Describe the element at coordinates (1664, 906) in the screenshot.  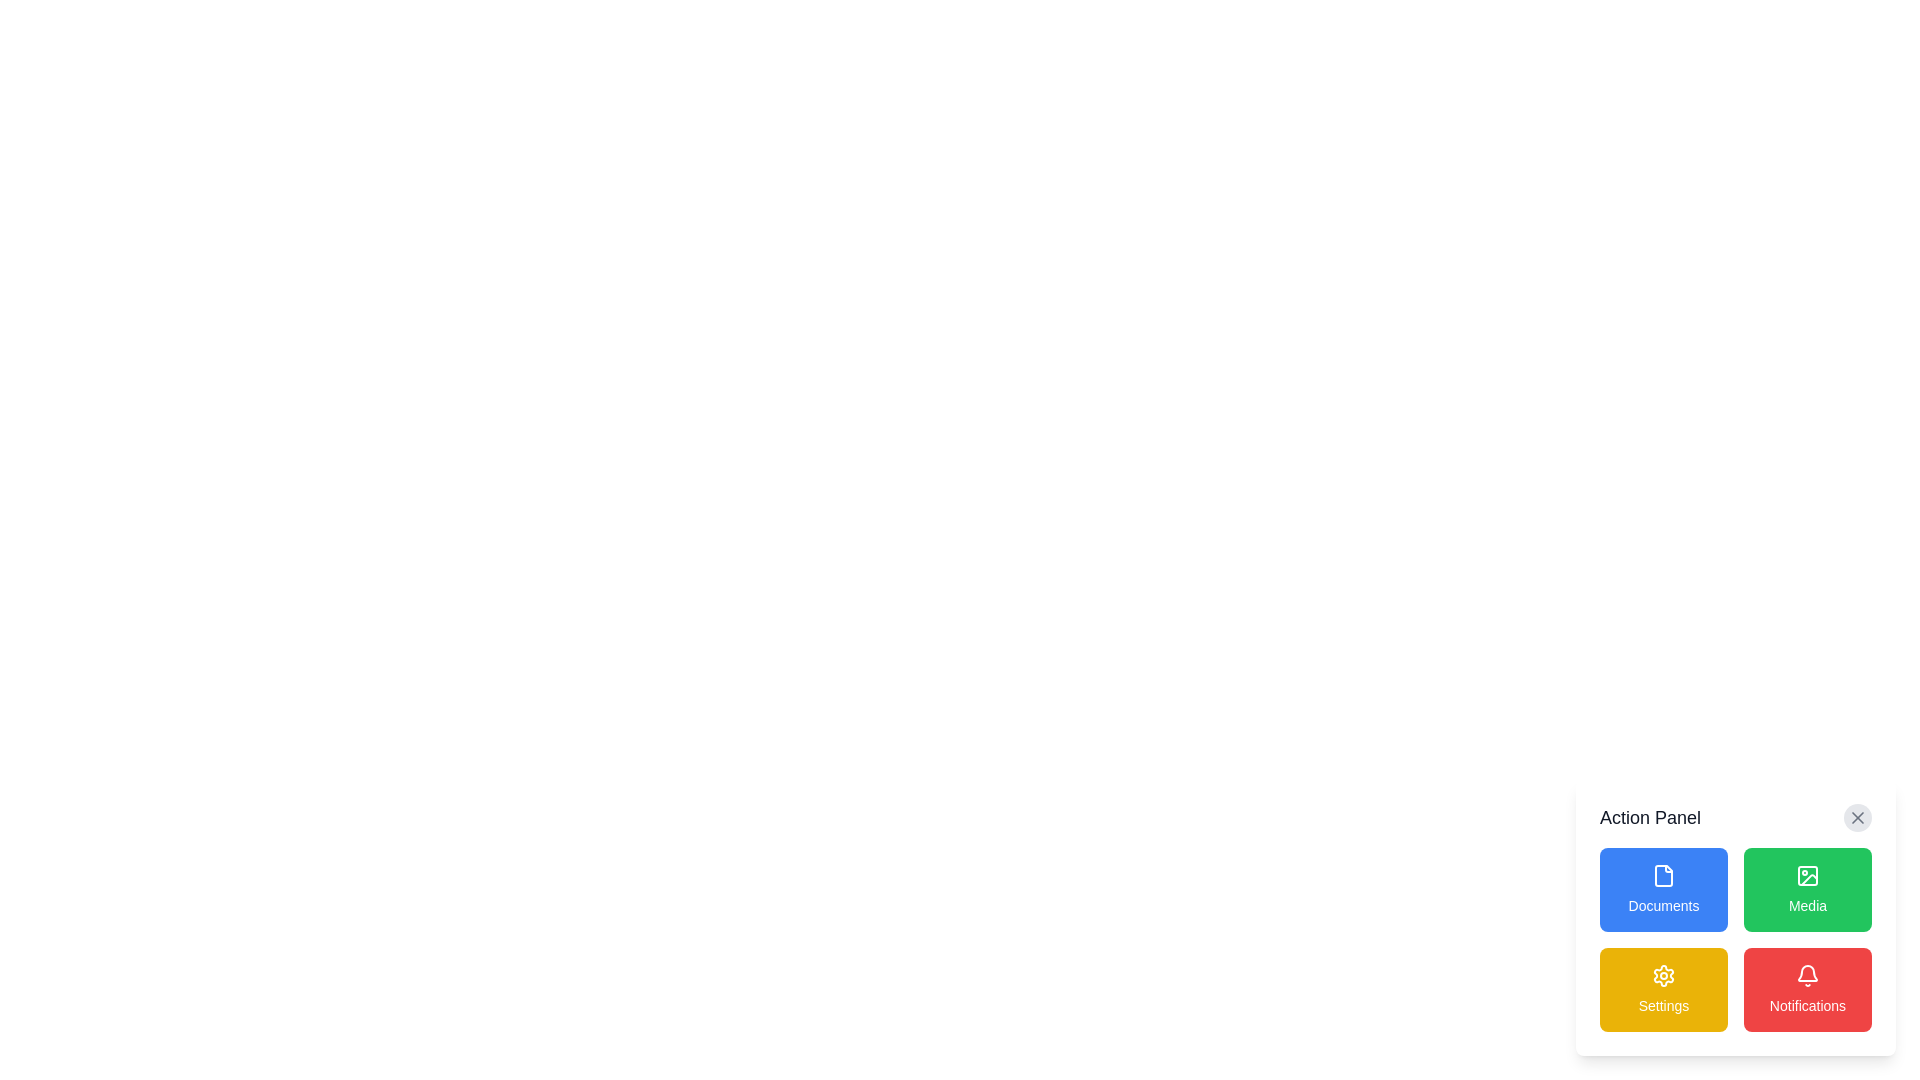
I see `'Documents' label located at the bottom center of the blue button in the 'Action Panel', which features white text on a blue background` at that location.